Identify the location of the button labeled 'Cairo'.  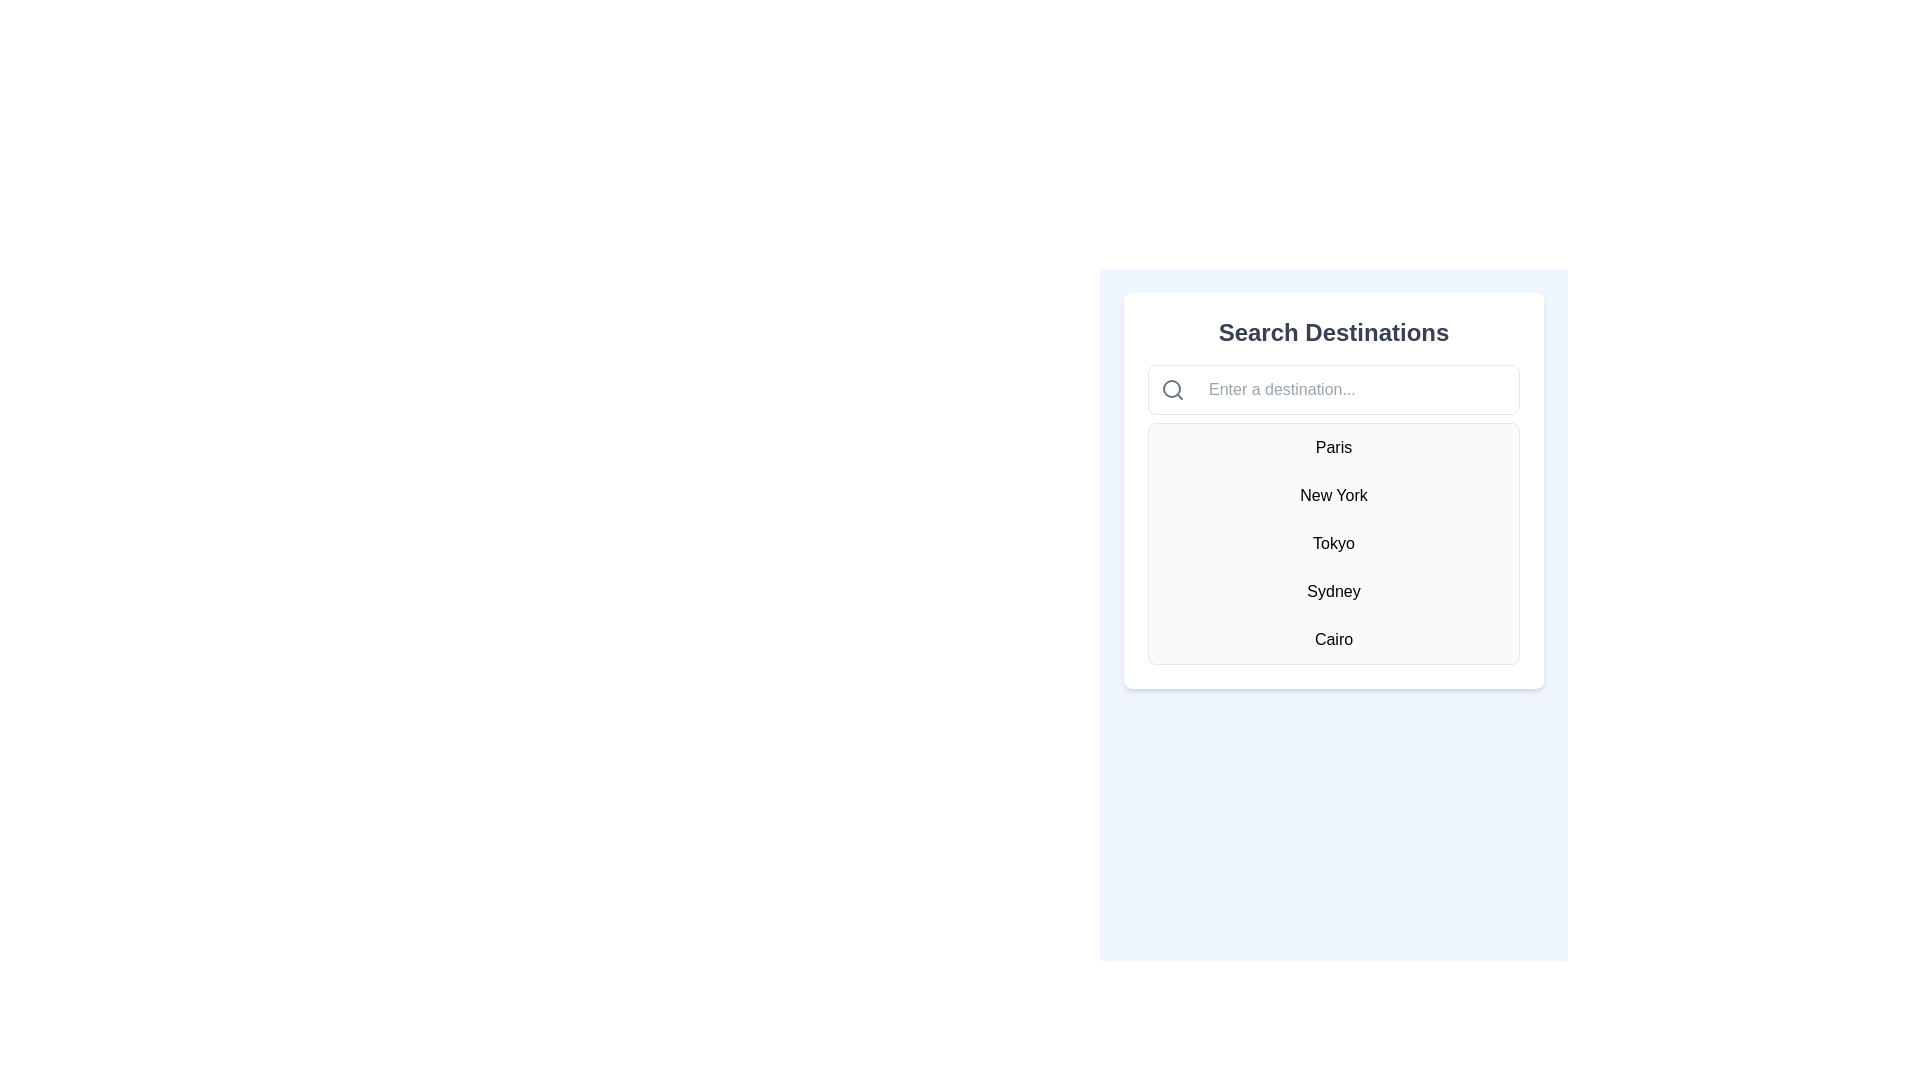
(1334, 640).